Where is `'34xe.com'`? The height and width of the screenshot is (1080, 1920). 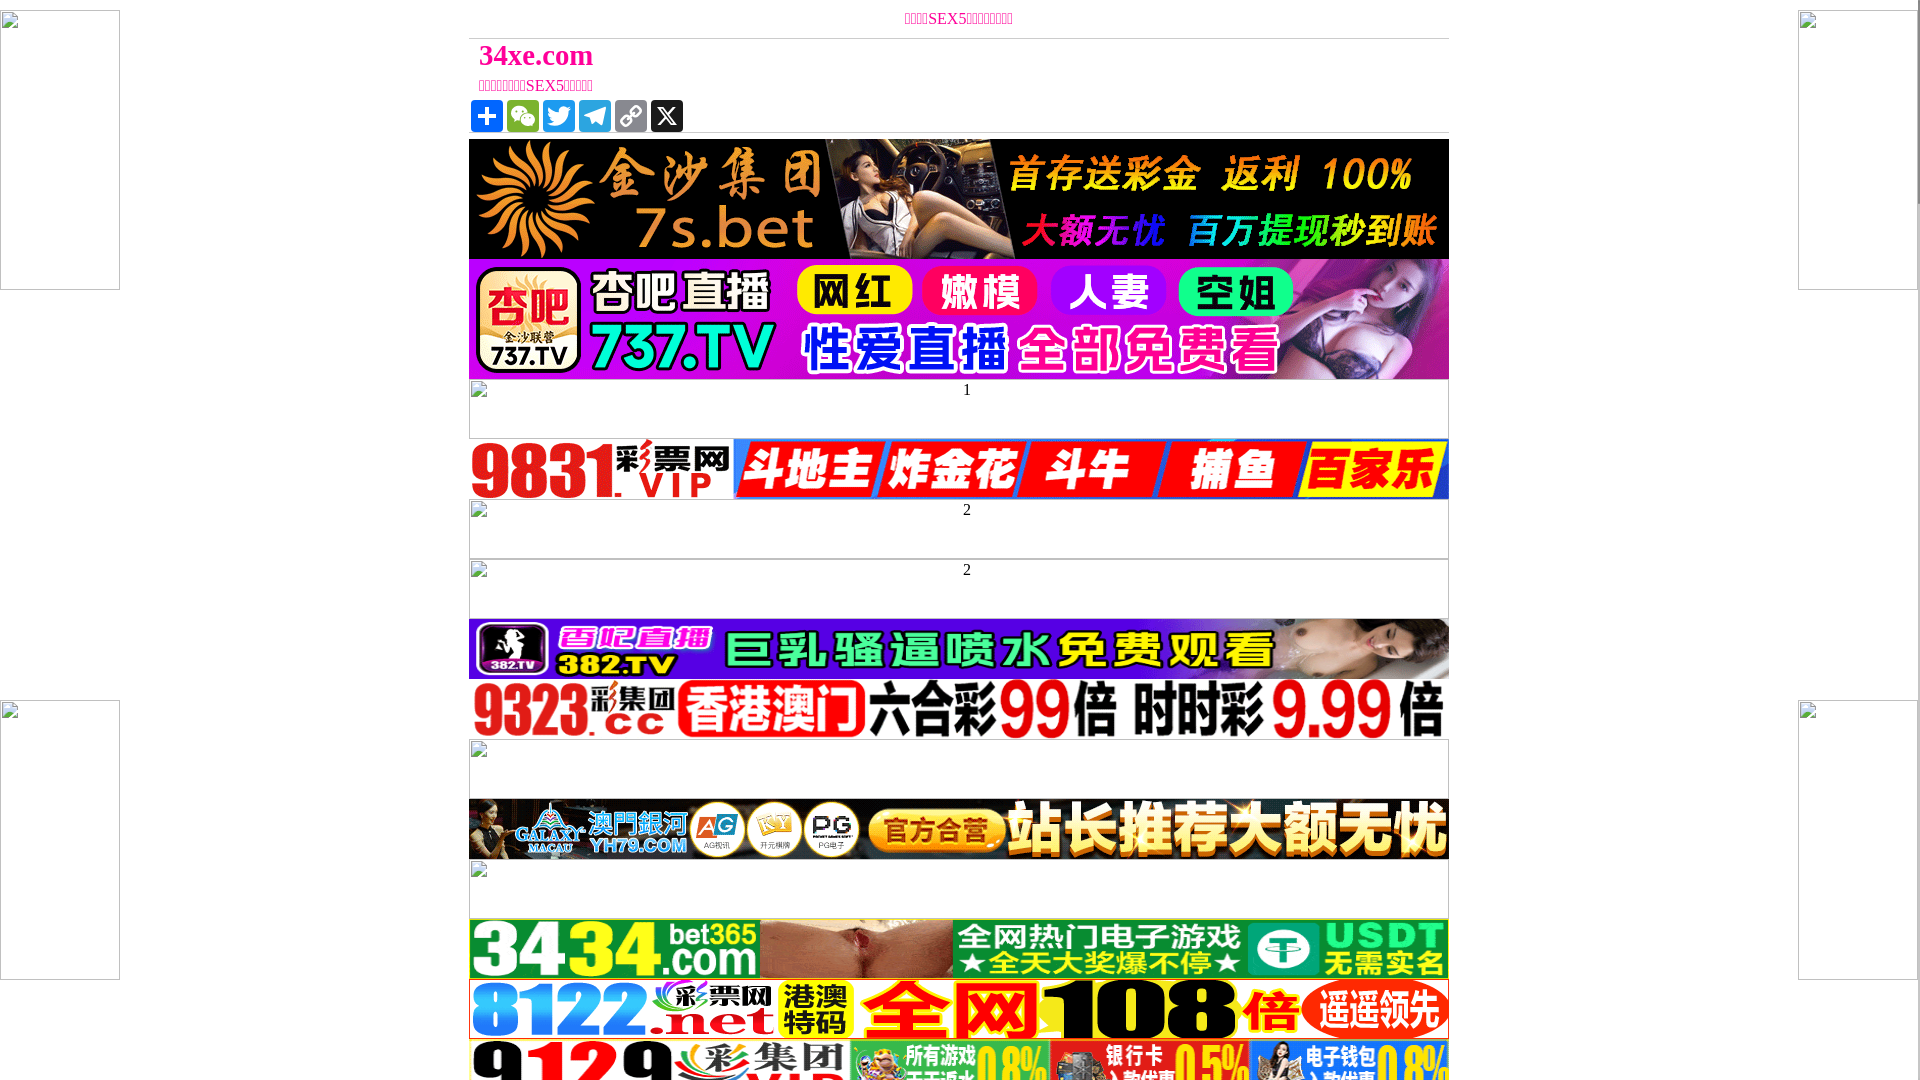
'34xe.com' is located at coordinates (836, 54).